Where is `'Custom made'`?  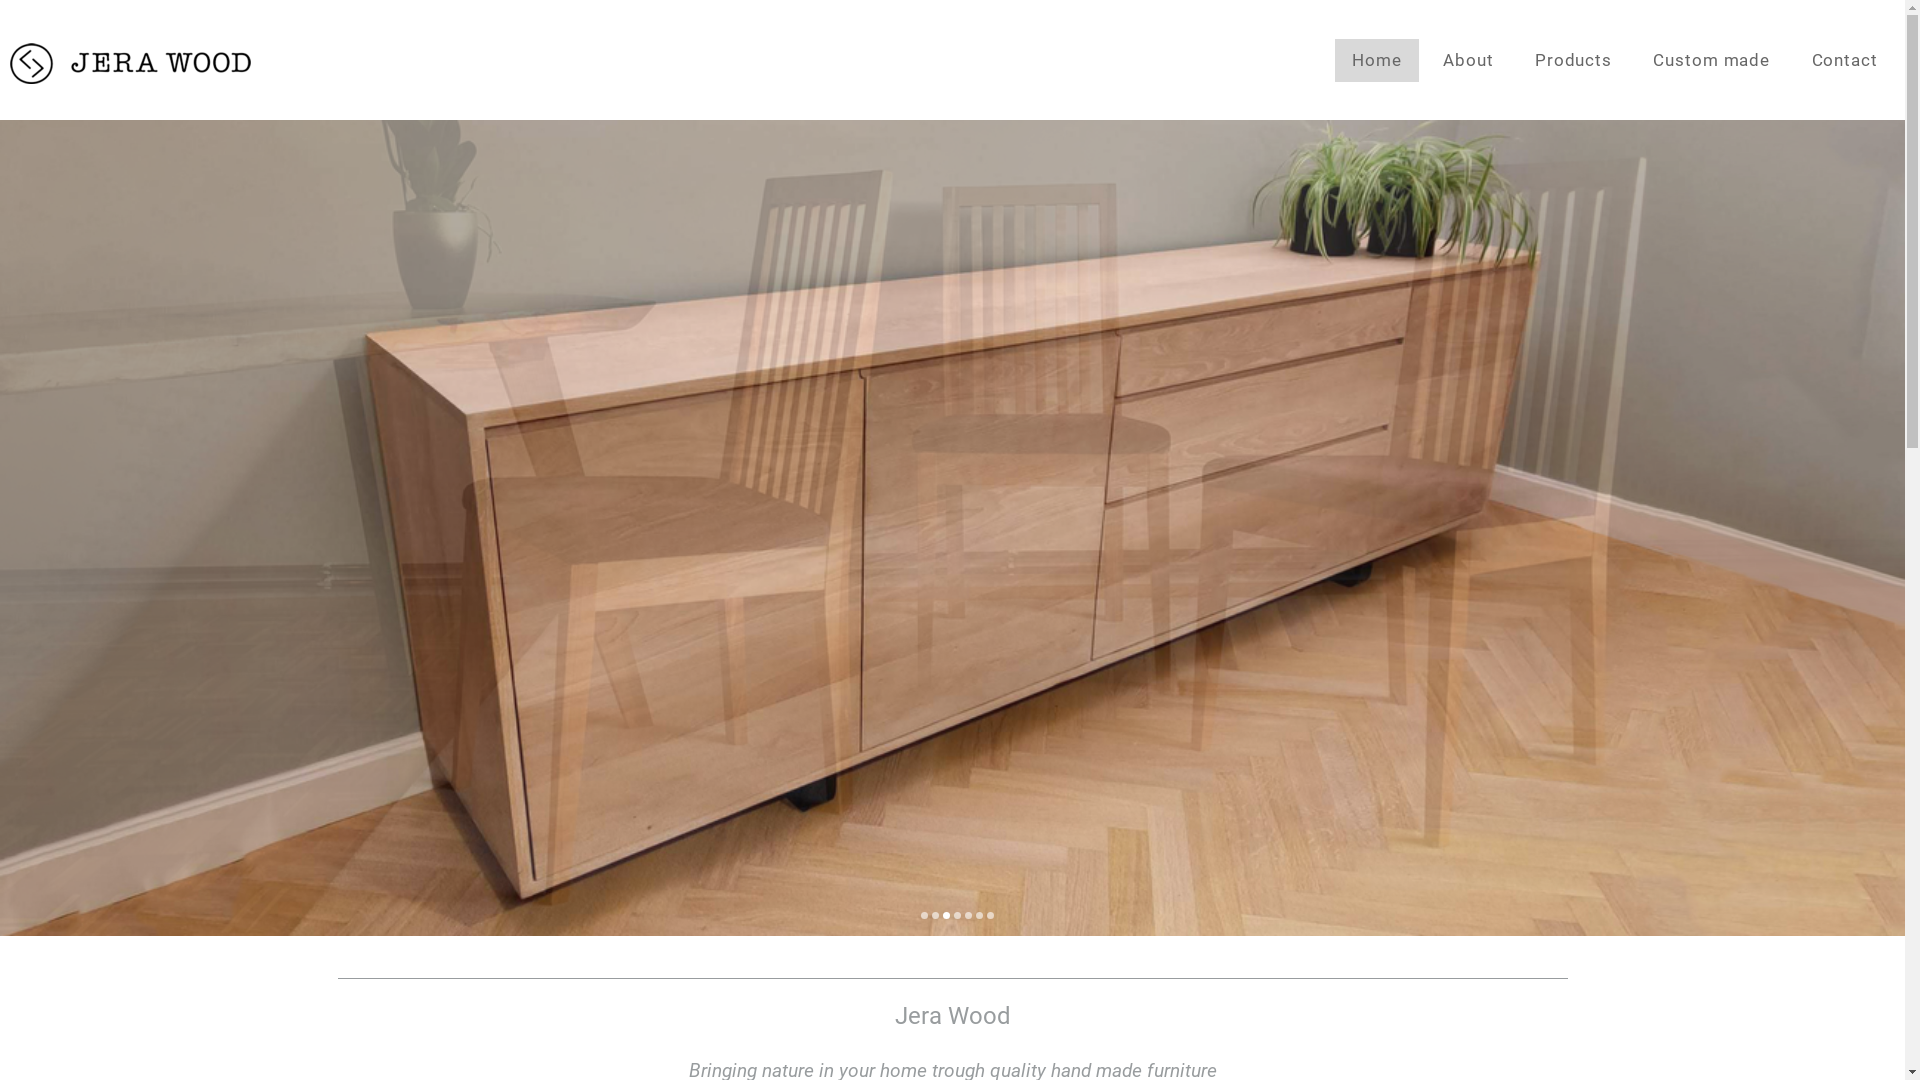
'Custom made' is located at coordinates (1710, 59).